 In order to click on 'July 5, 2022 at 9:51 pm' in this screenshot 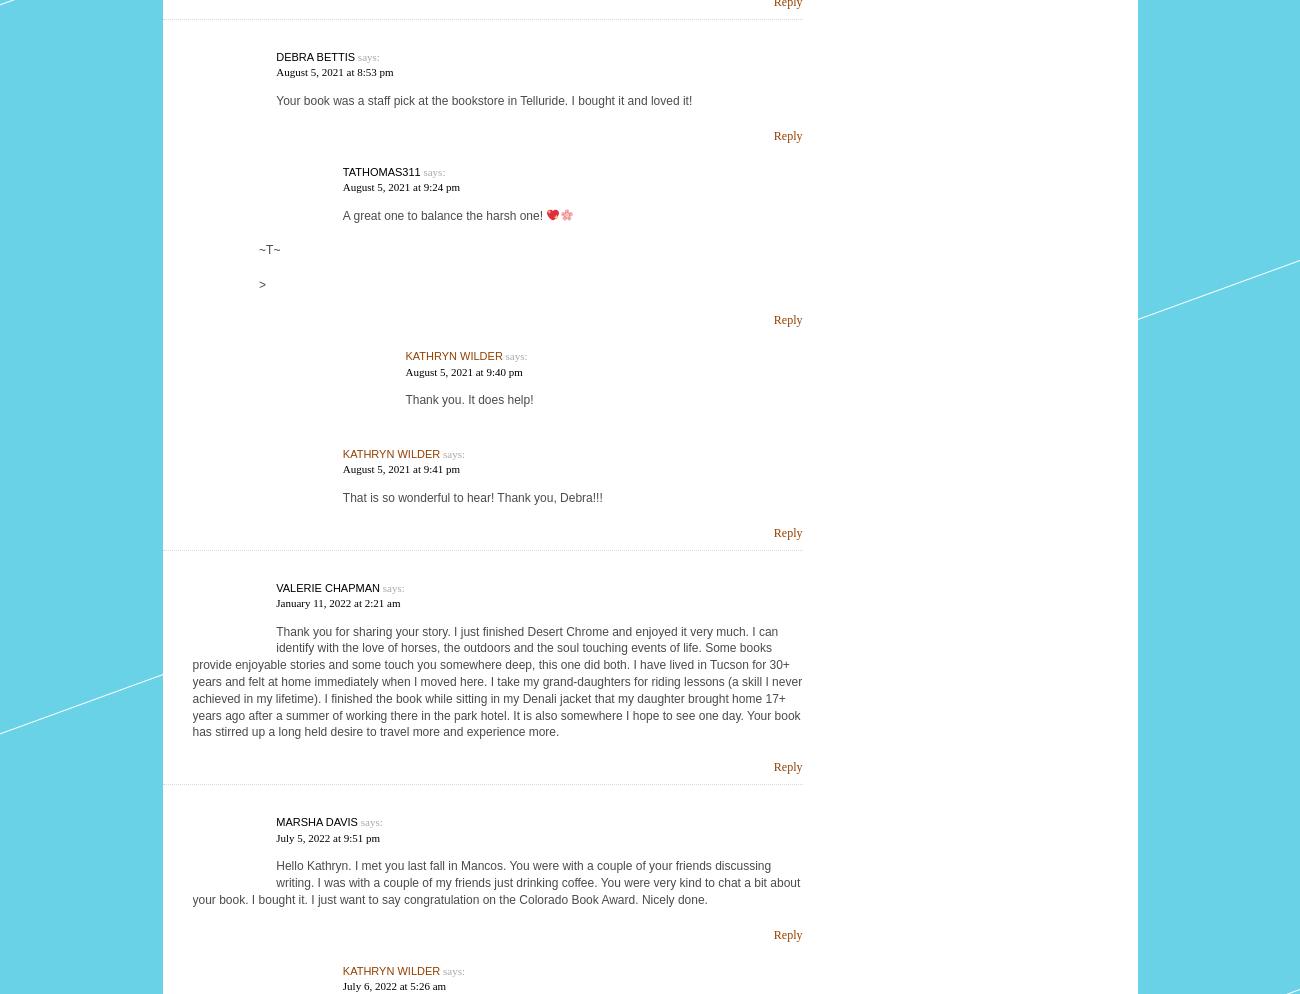, I will do `click(275, 836)`.